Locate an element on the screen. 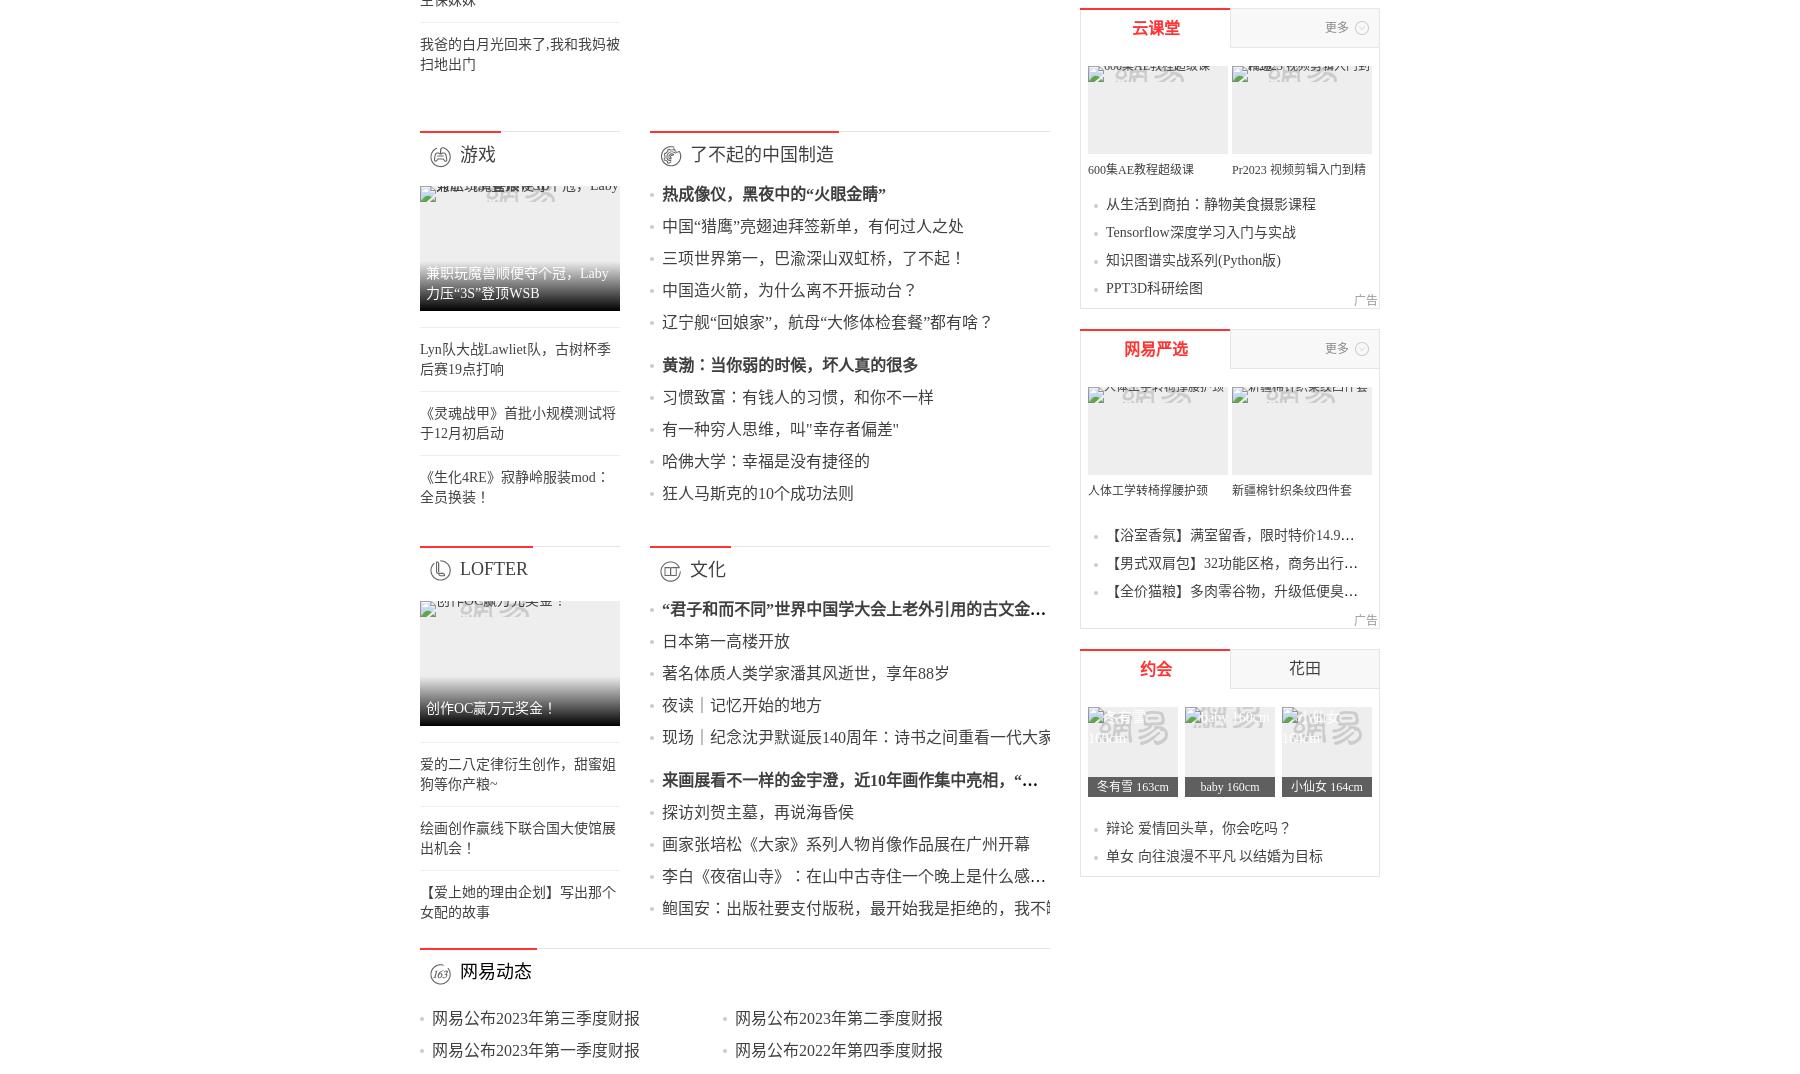 The width and height of the screenshot is (1800, 1074). '狂人马斯克的10个成功法则' is located at coordinates (731, 985).